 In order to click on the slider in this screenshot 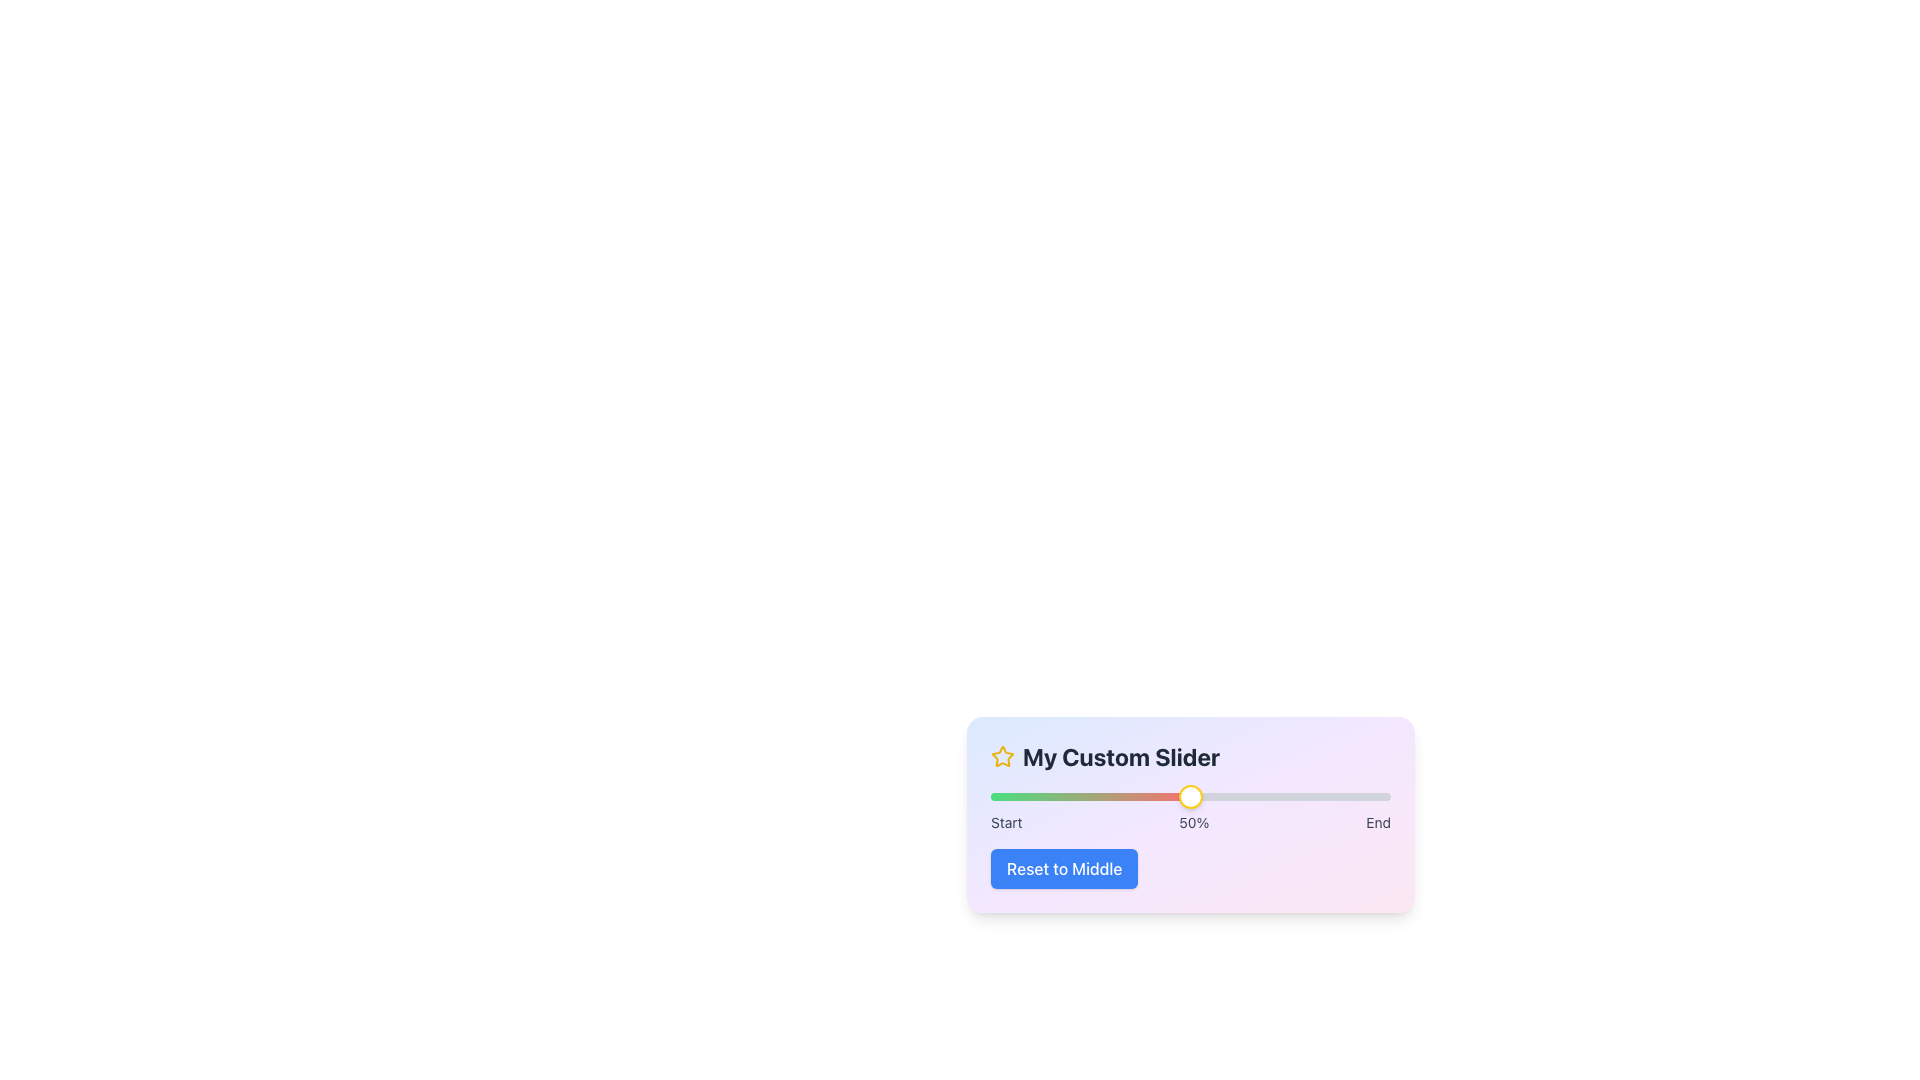, I will do `click(1093, 796)`.